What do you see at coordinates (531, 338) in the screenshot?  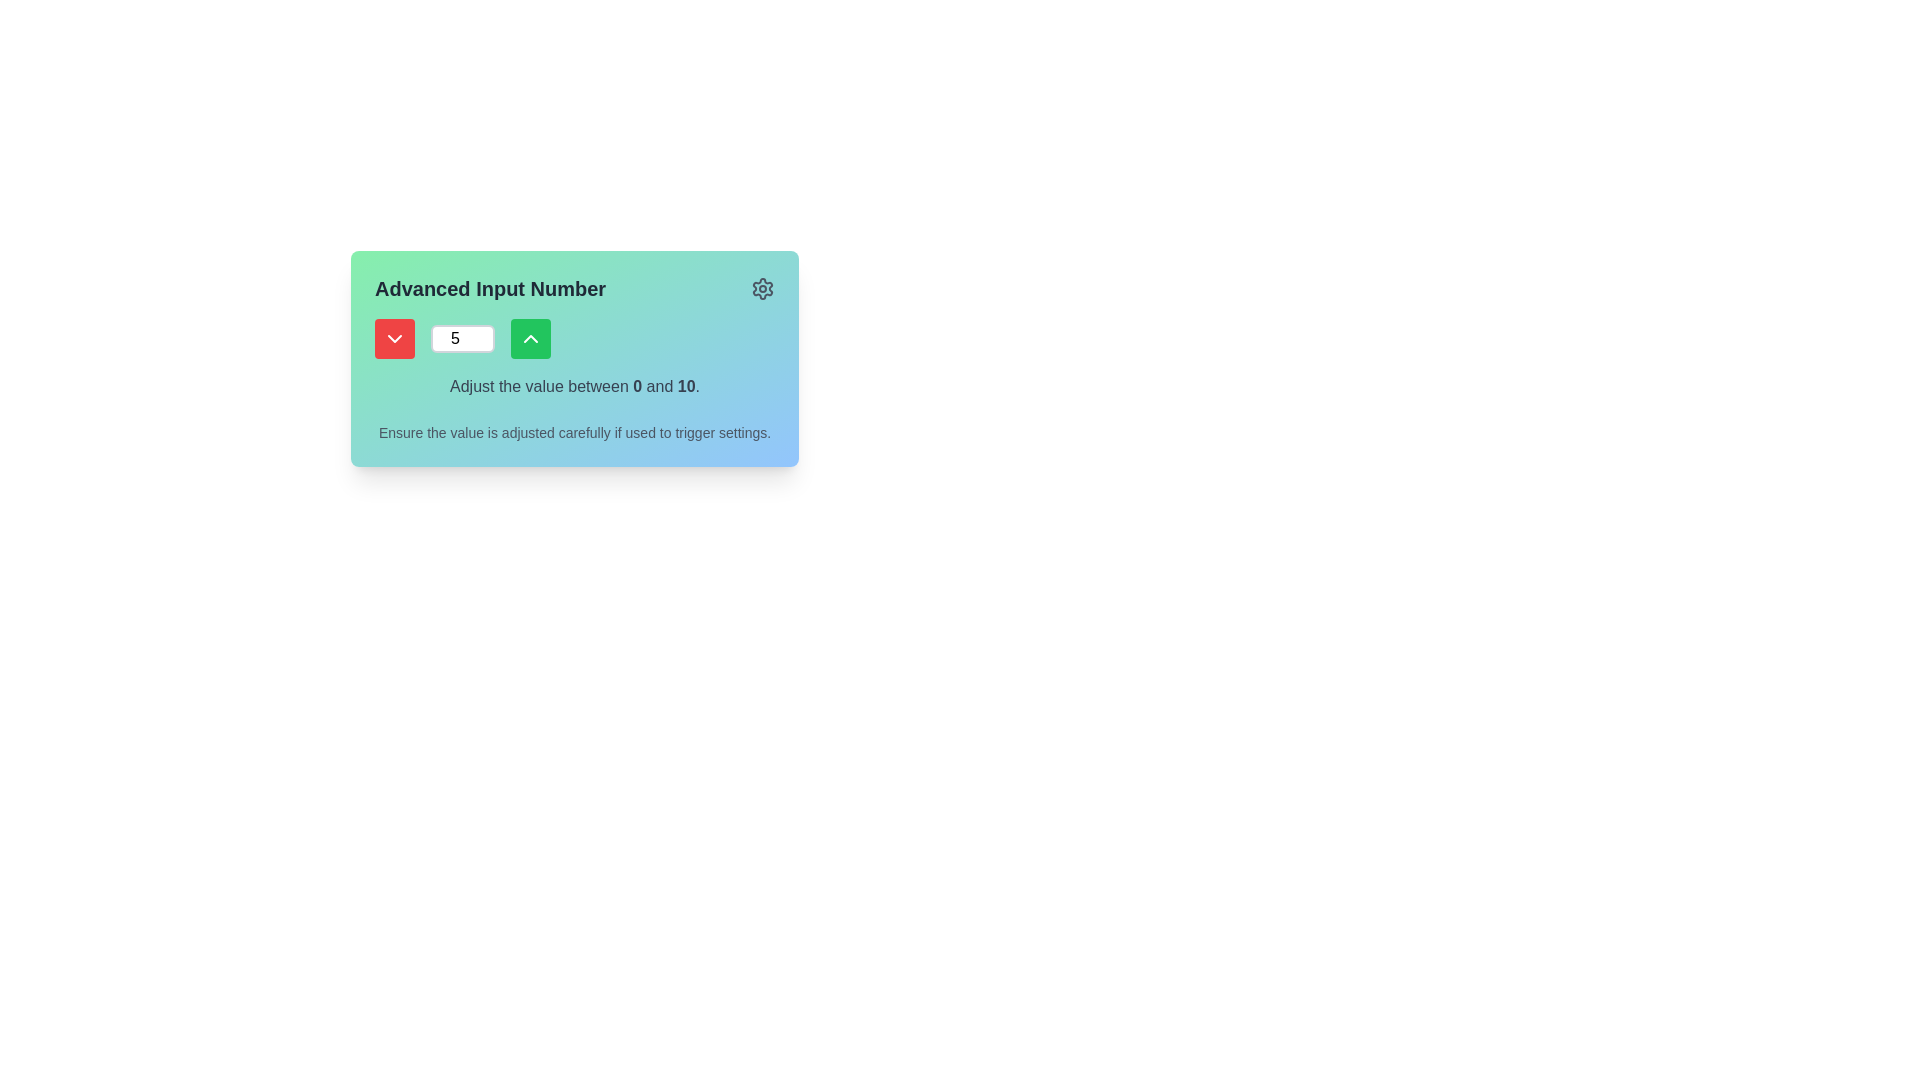 I see `the rounded green button with a white upward-pointing arrow, located to the right of the numeric input field displaying '5'` at bounding box center [531, 338].